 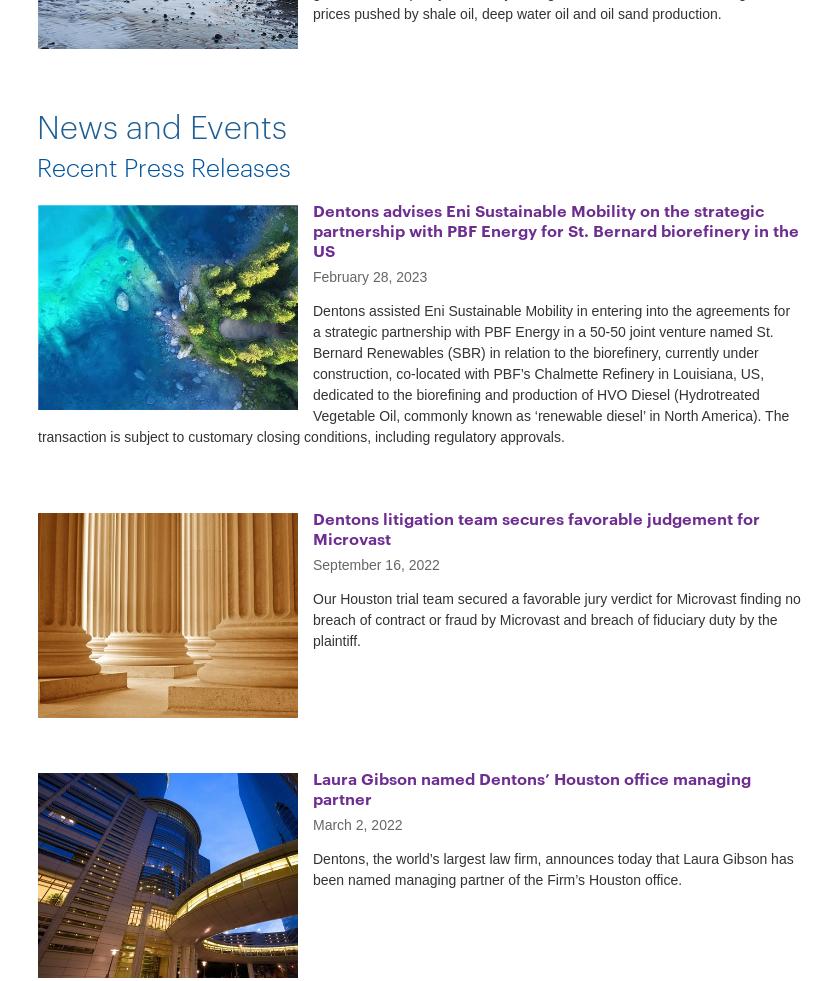 What do you see at coordinates (369, 274) in the screenshot?
I see `'February 28, 2023'` at bounding box center [369, 274].